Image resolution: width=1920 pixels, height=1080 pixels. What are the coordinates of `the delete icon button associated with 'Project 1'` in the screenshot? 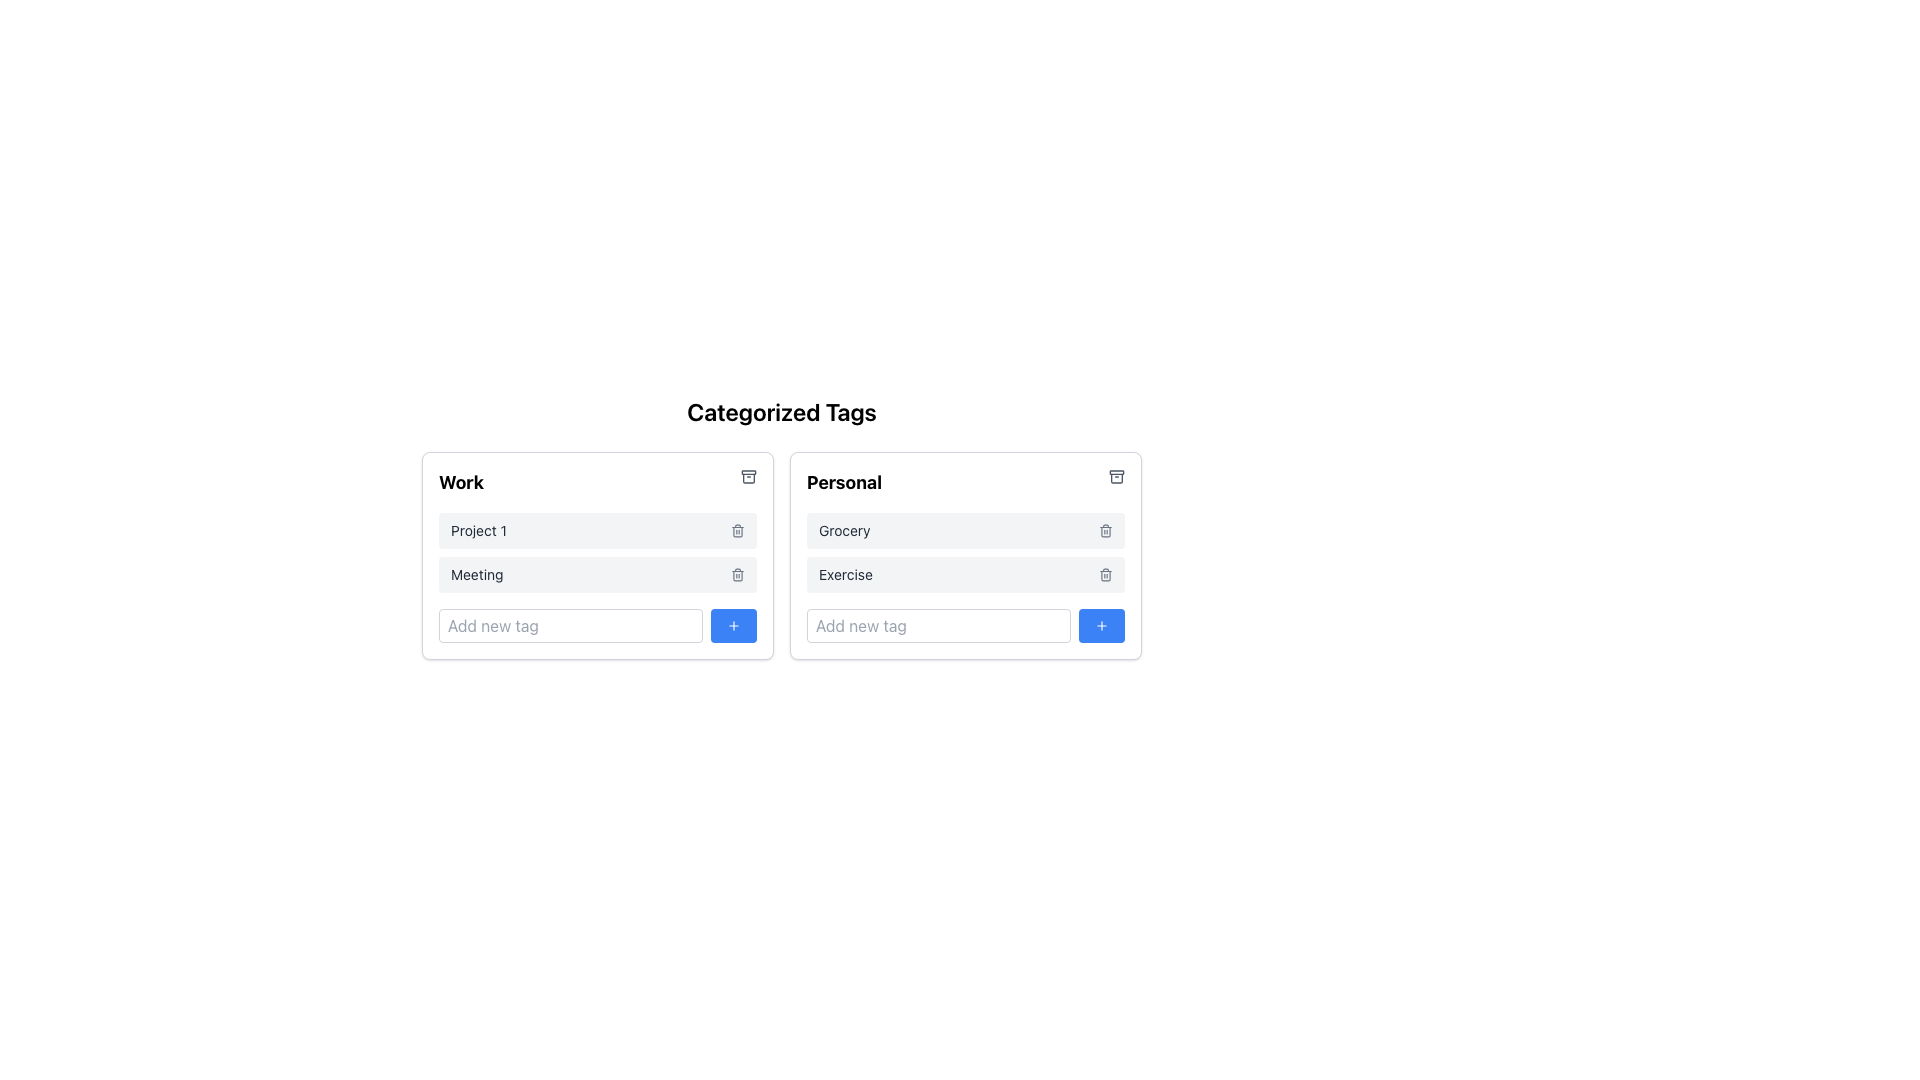 It's located at (737, 530).